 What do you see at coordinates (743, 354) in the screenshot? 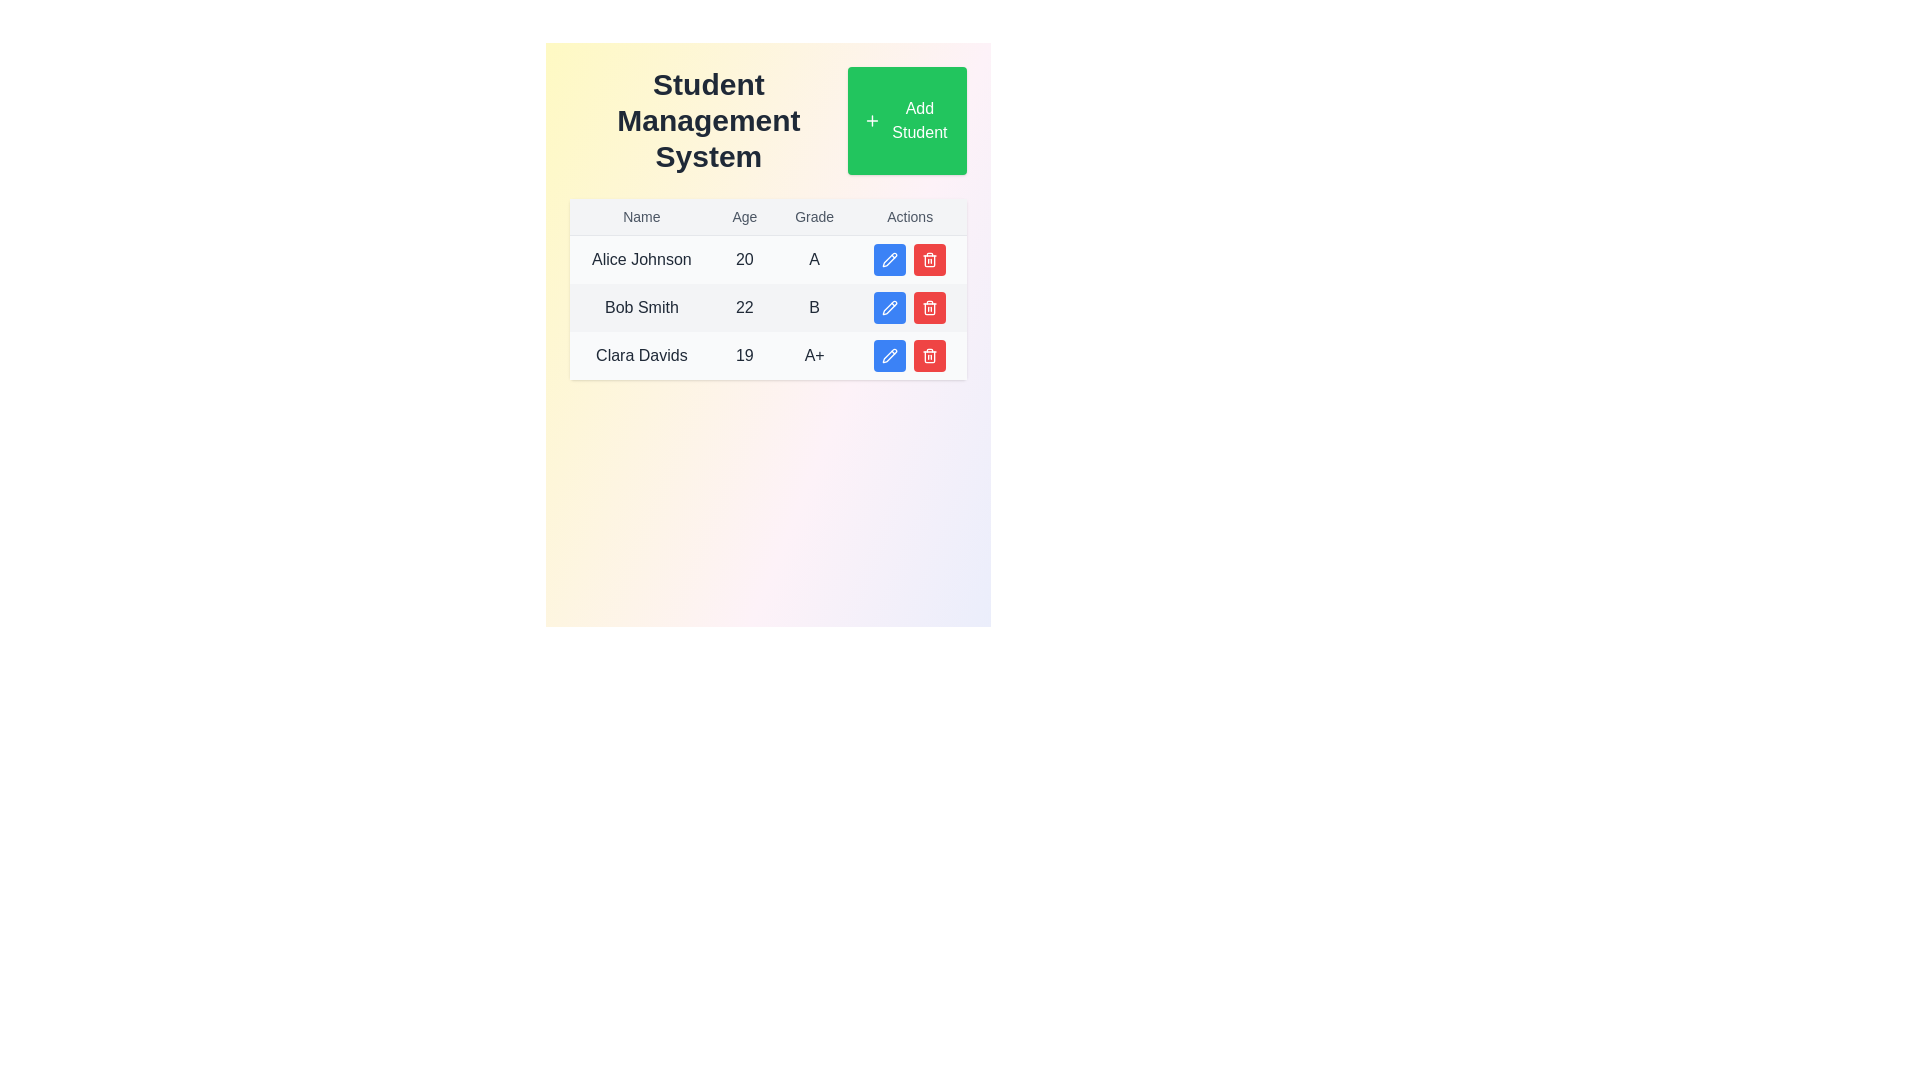
I see `the 'Age' text label for the student 'Clara Davids' located in the third row and second column of the table` at bounding box center [743, 354].